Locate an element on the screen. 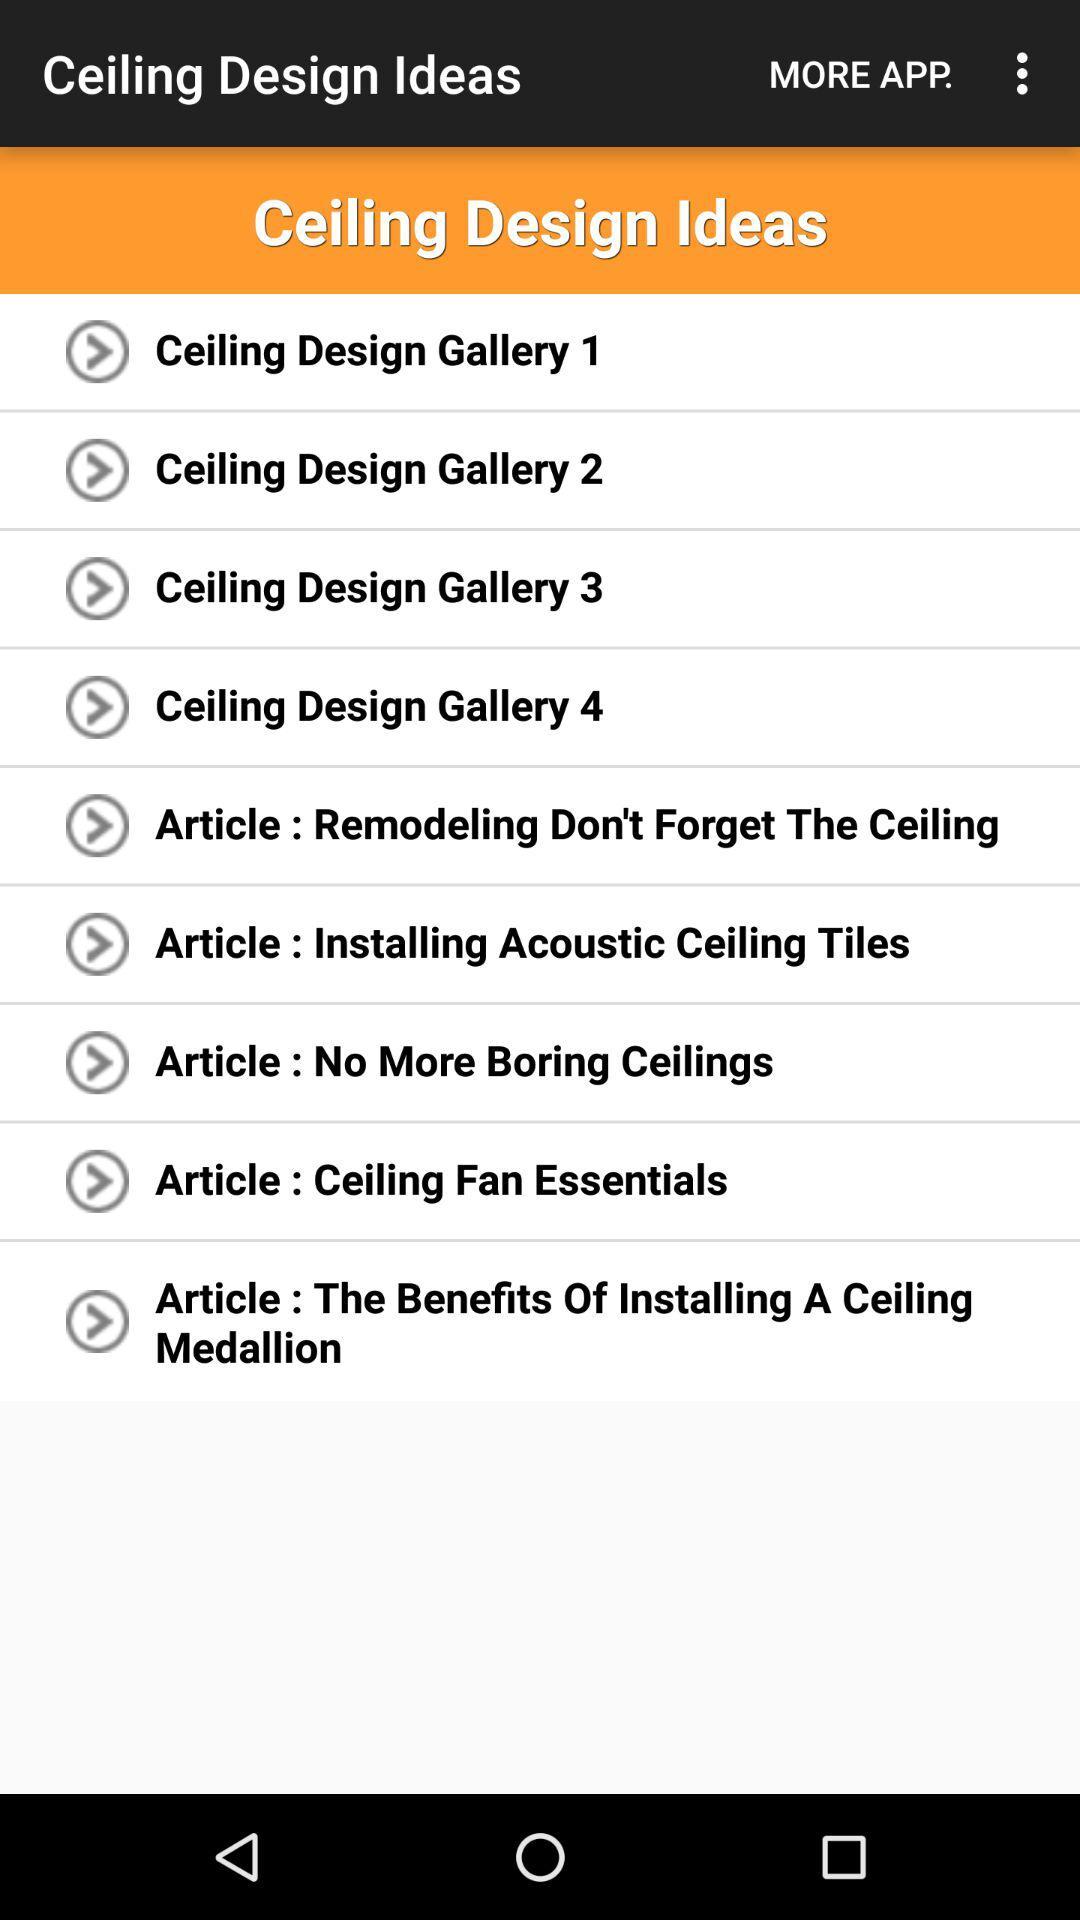 This screenshot has width=1080, height=1920. 7th right arrow icon of the page is located at coordinates (97, 1061).